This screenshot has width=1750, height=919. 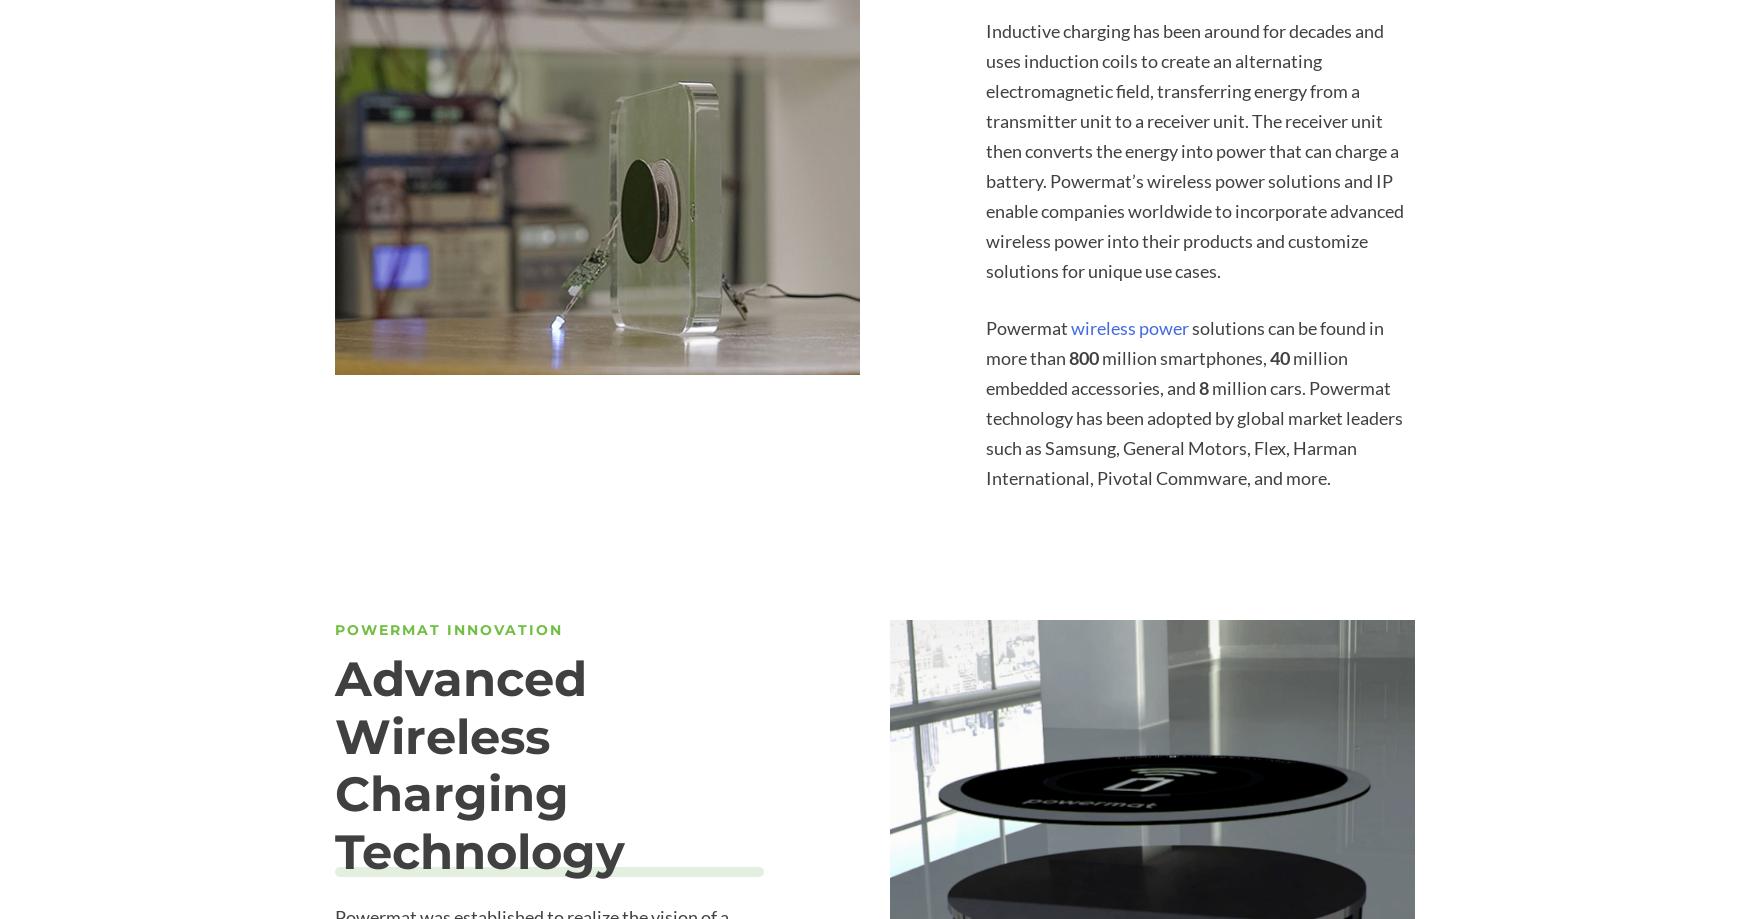 I want to click on 'wireless power', so click(x=1128, y=326).